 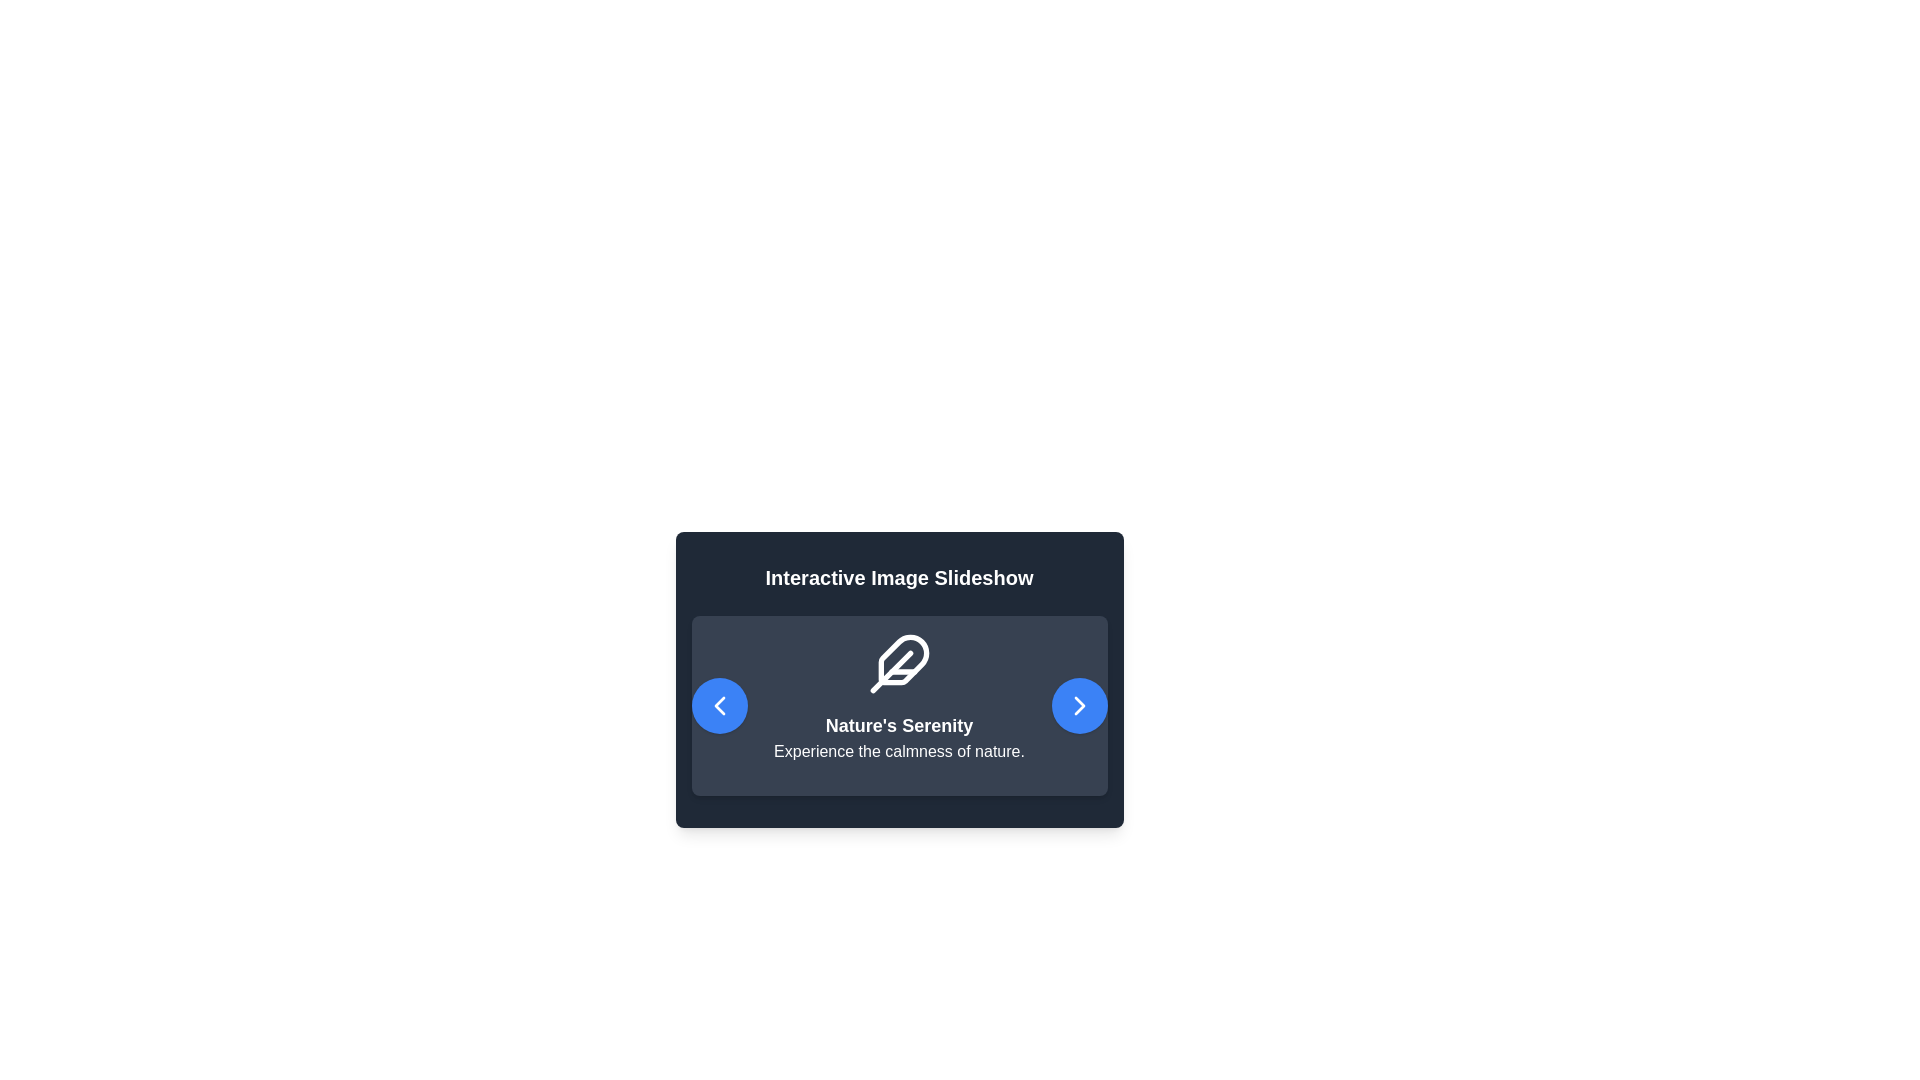 I want to click on the decorative icon (SVG element) that represents serenity and natural beauty, positioned above the text 'Nature's Serenity' in the middle of the interface section, so click(x=902, y=659).